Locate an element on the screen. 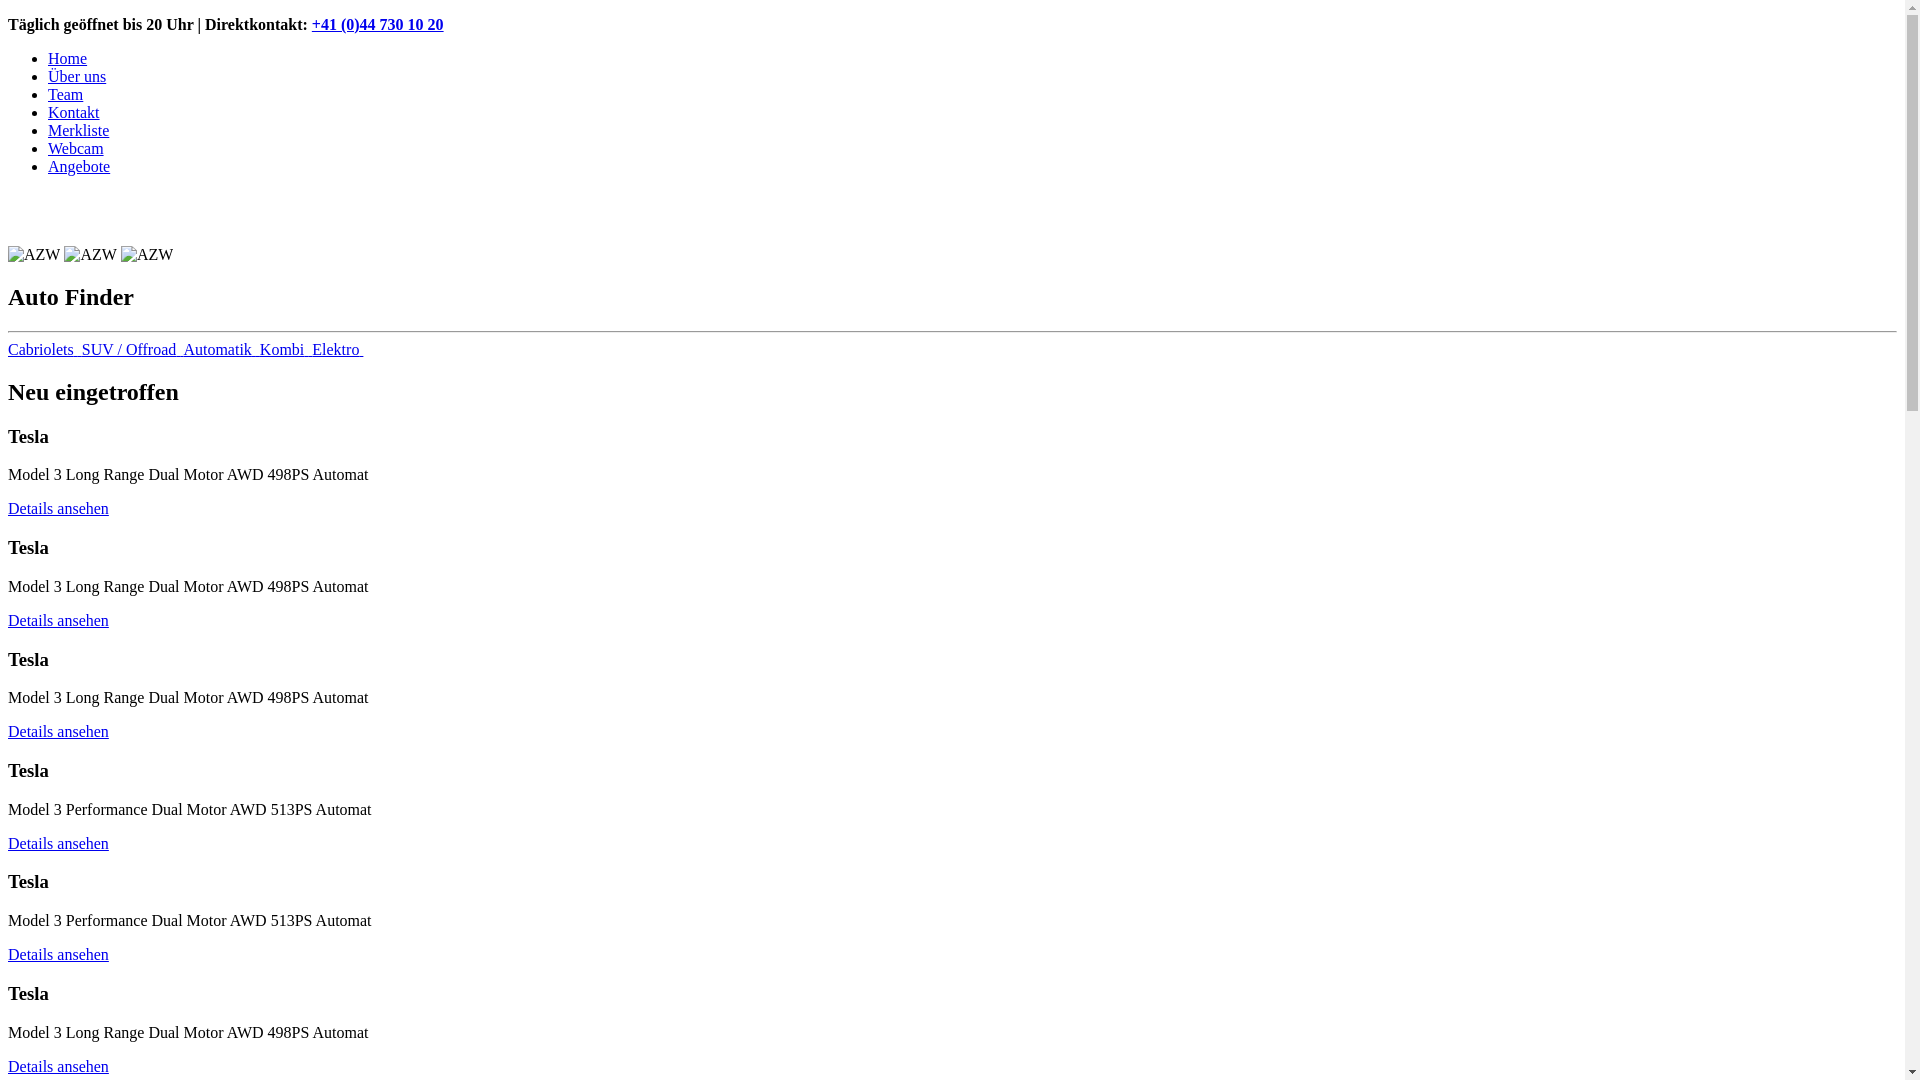 This screenshot has width=1920, height=1080. 'Cabriolets' is located at coordinates (44, 348).